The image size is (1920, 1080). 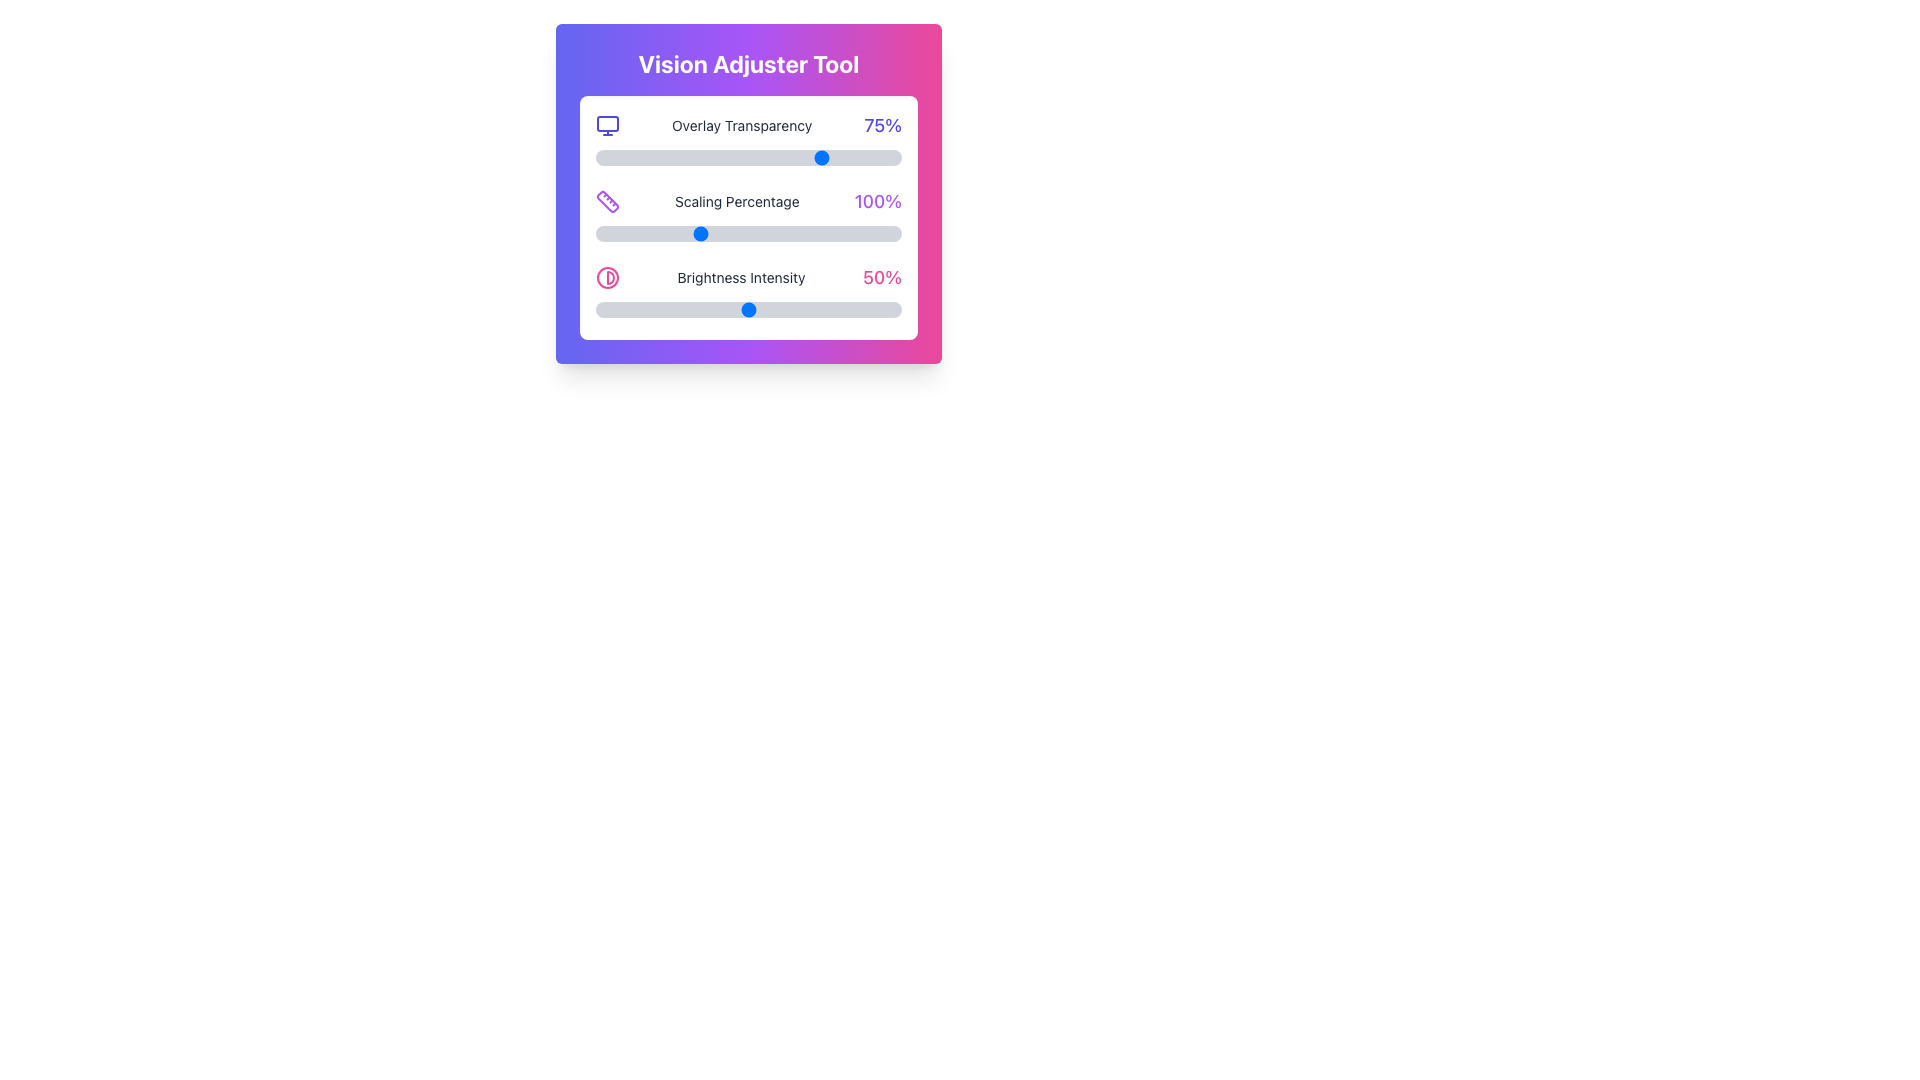 I want to click on the scaling percentage, so click(x=644, y=233).